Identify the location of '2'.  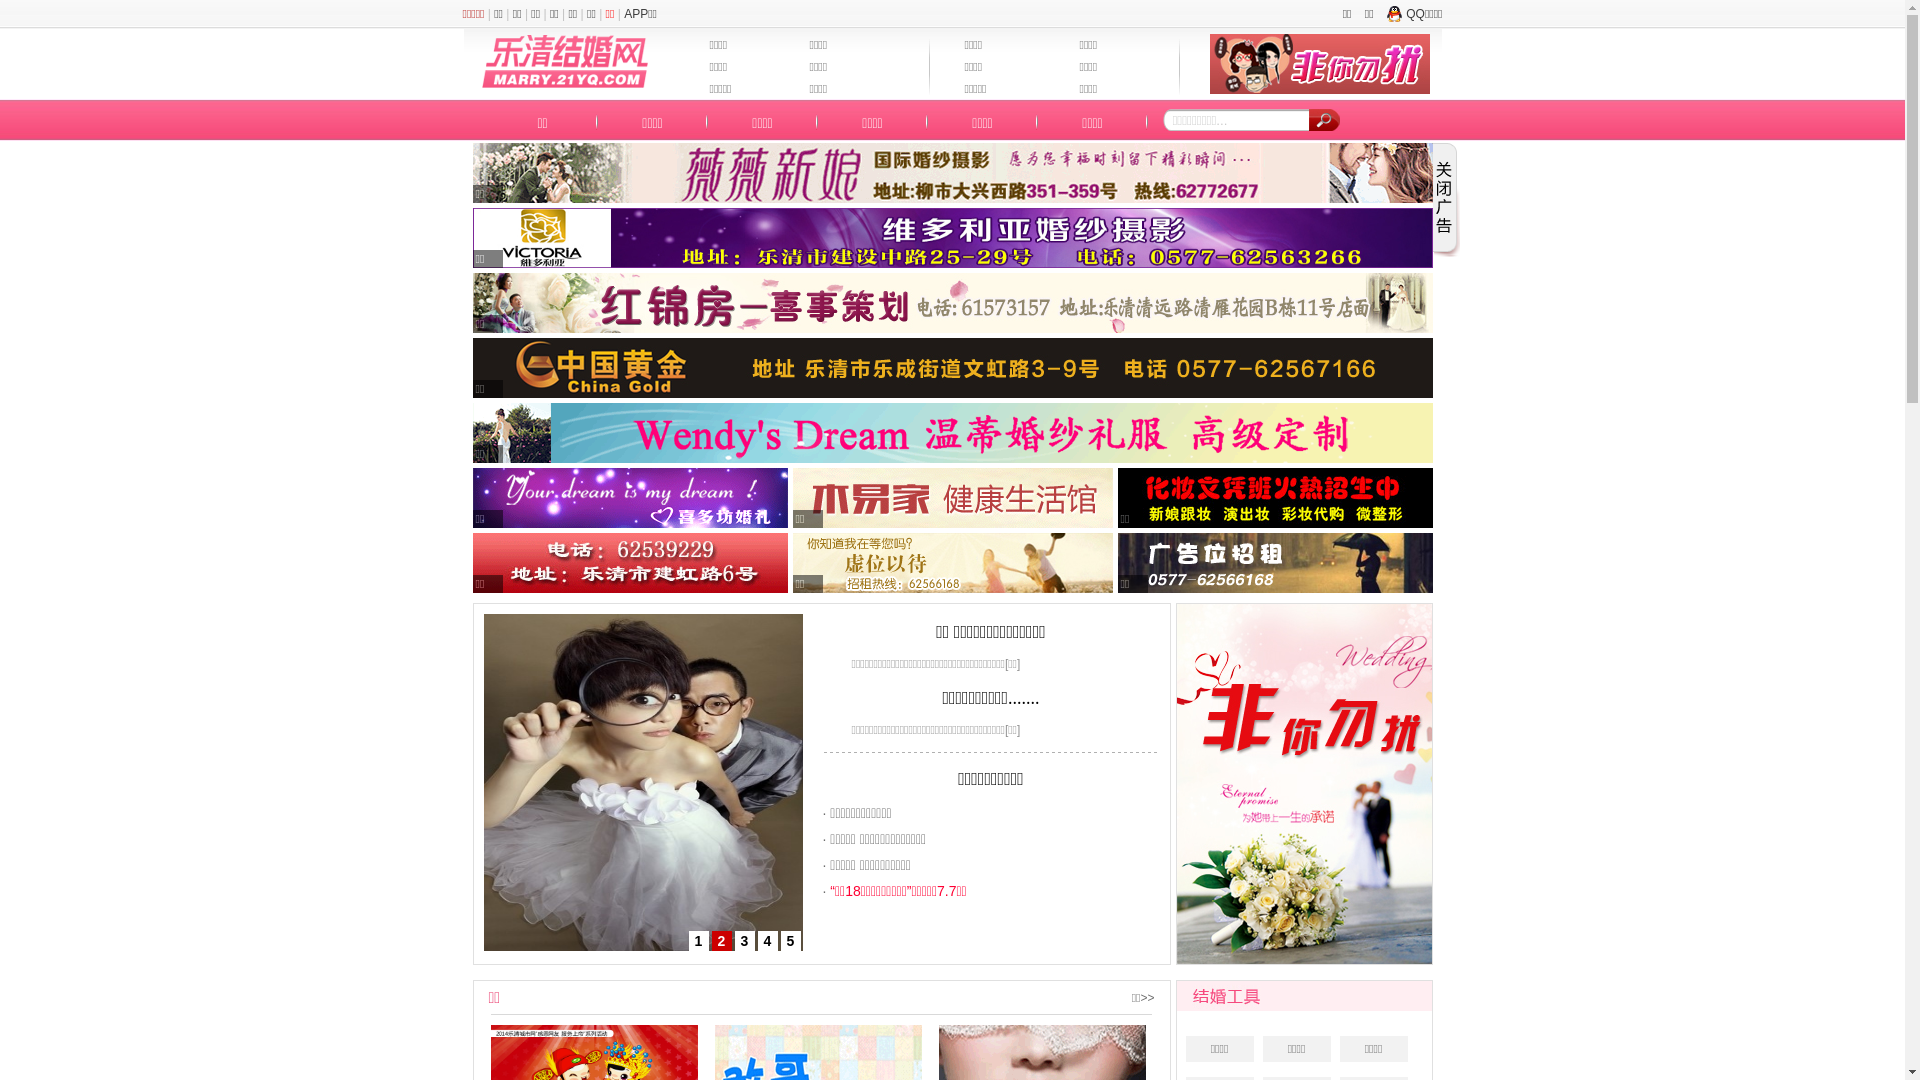
(711, 941).